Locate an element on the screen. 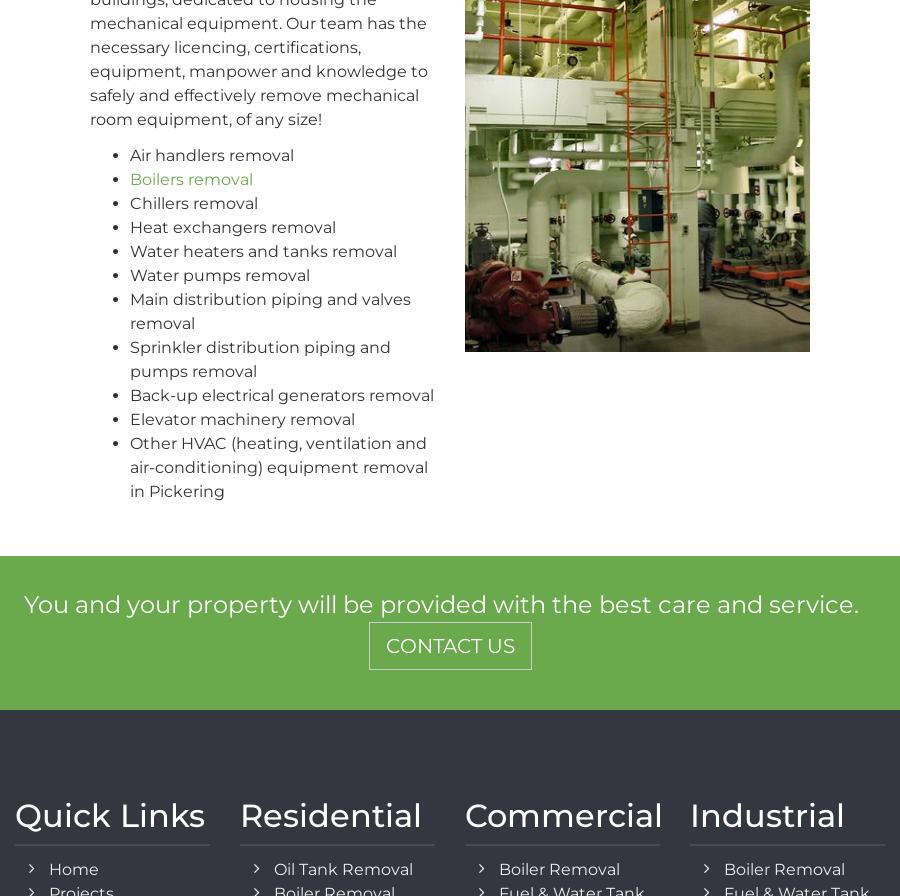 This screenshot has width=900, height=896. 'Industrial' is located at coordinates (766, 815).